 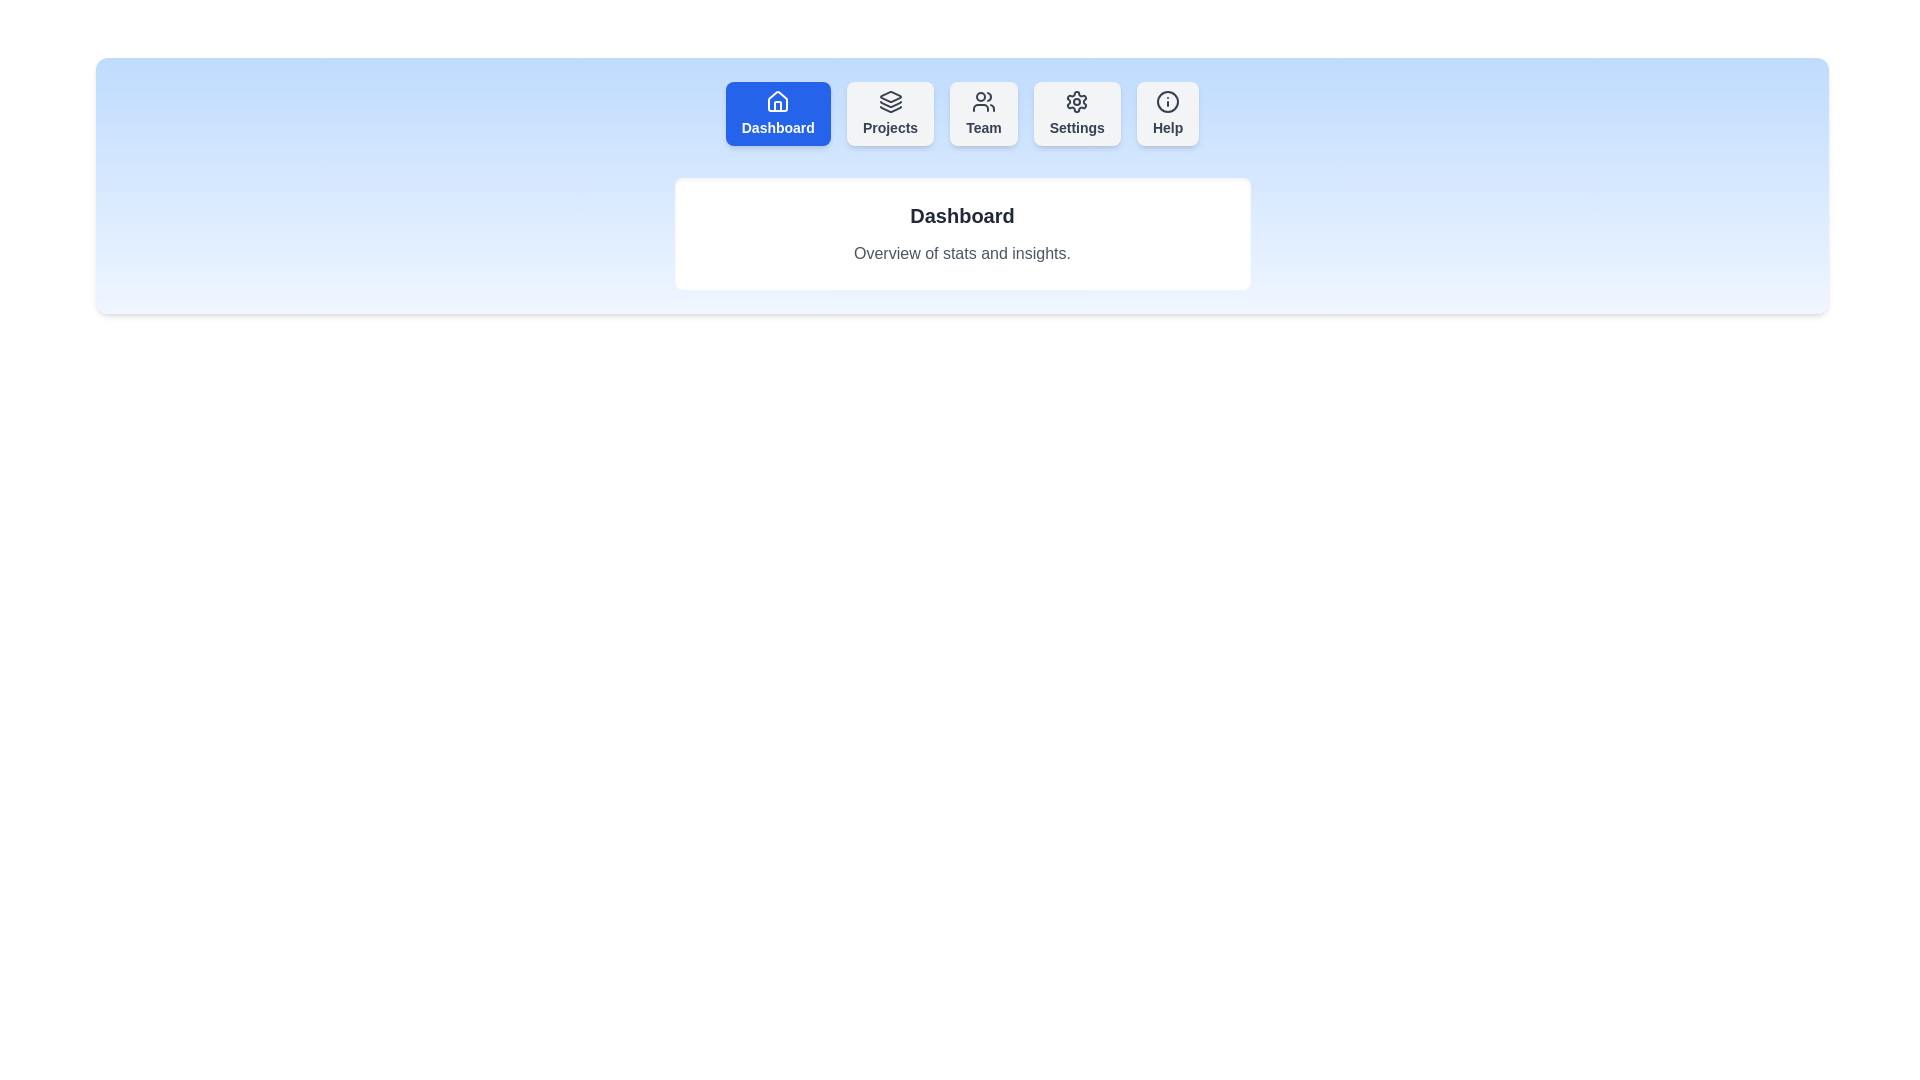 What do you see at coordinates (777, 101) in the screenshot?
I see `the icon of the Dashboard tab` at bounding box center [777, 101].